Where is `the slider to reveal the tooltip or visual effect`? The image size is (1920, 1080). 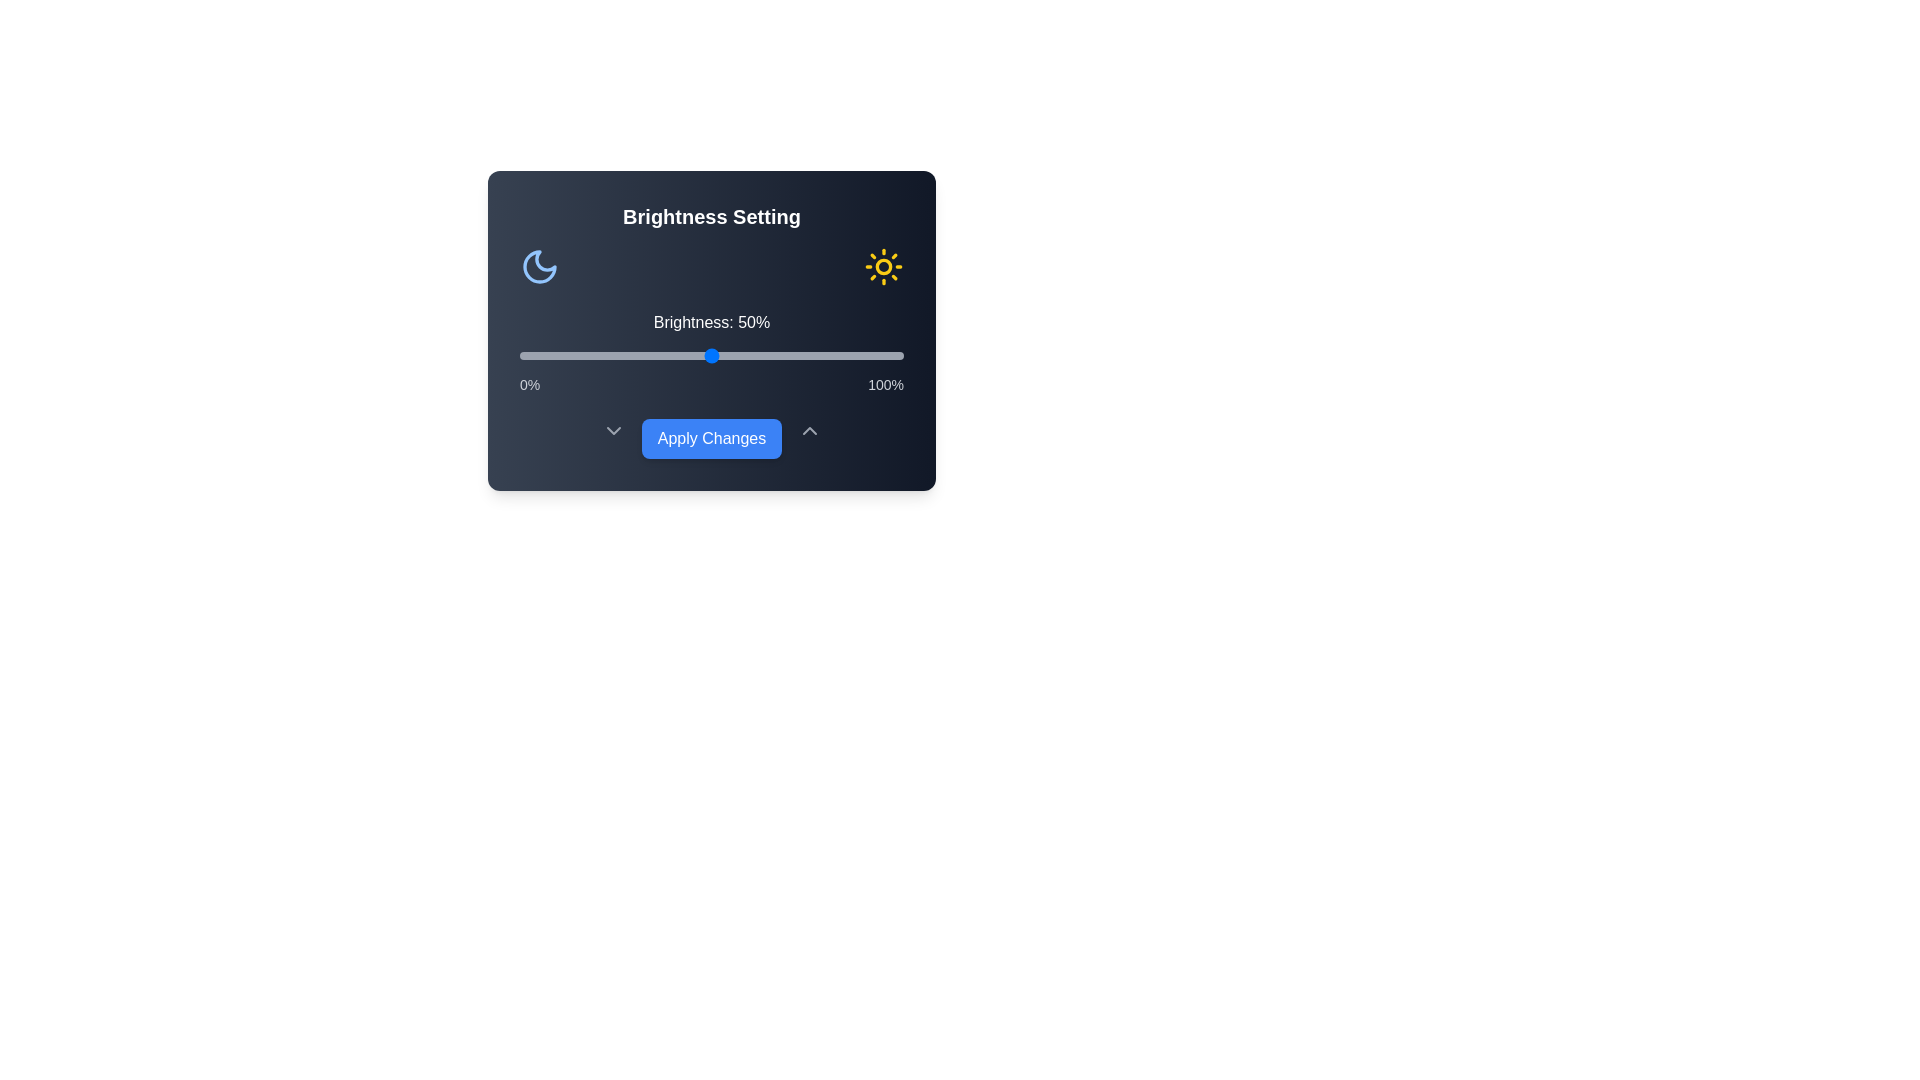
the slider to reveal the tooltip or visual effect is located at coordinates (711, 354).